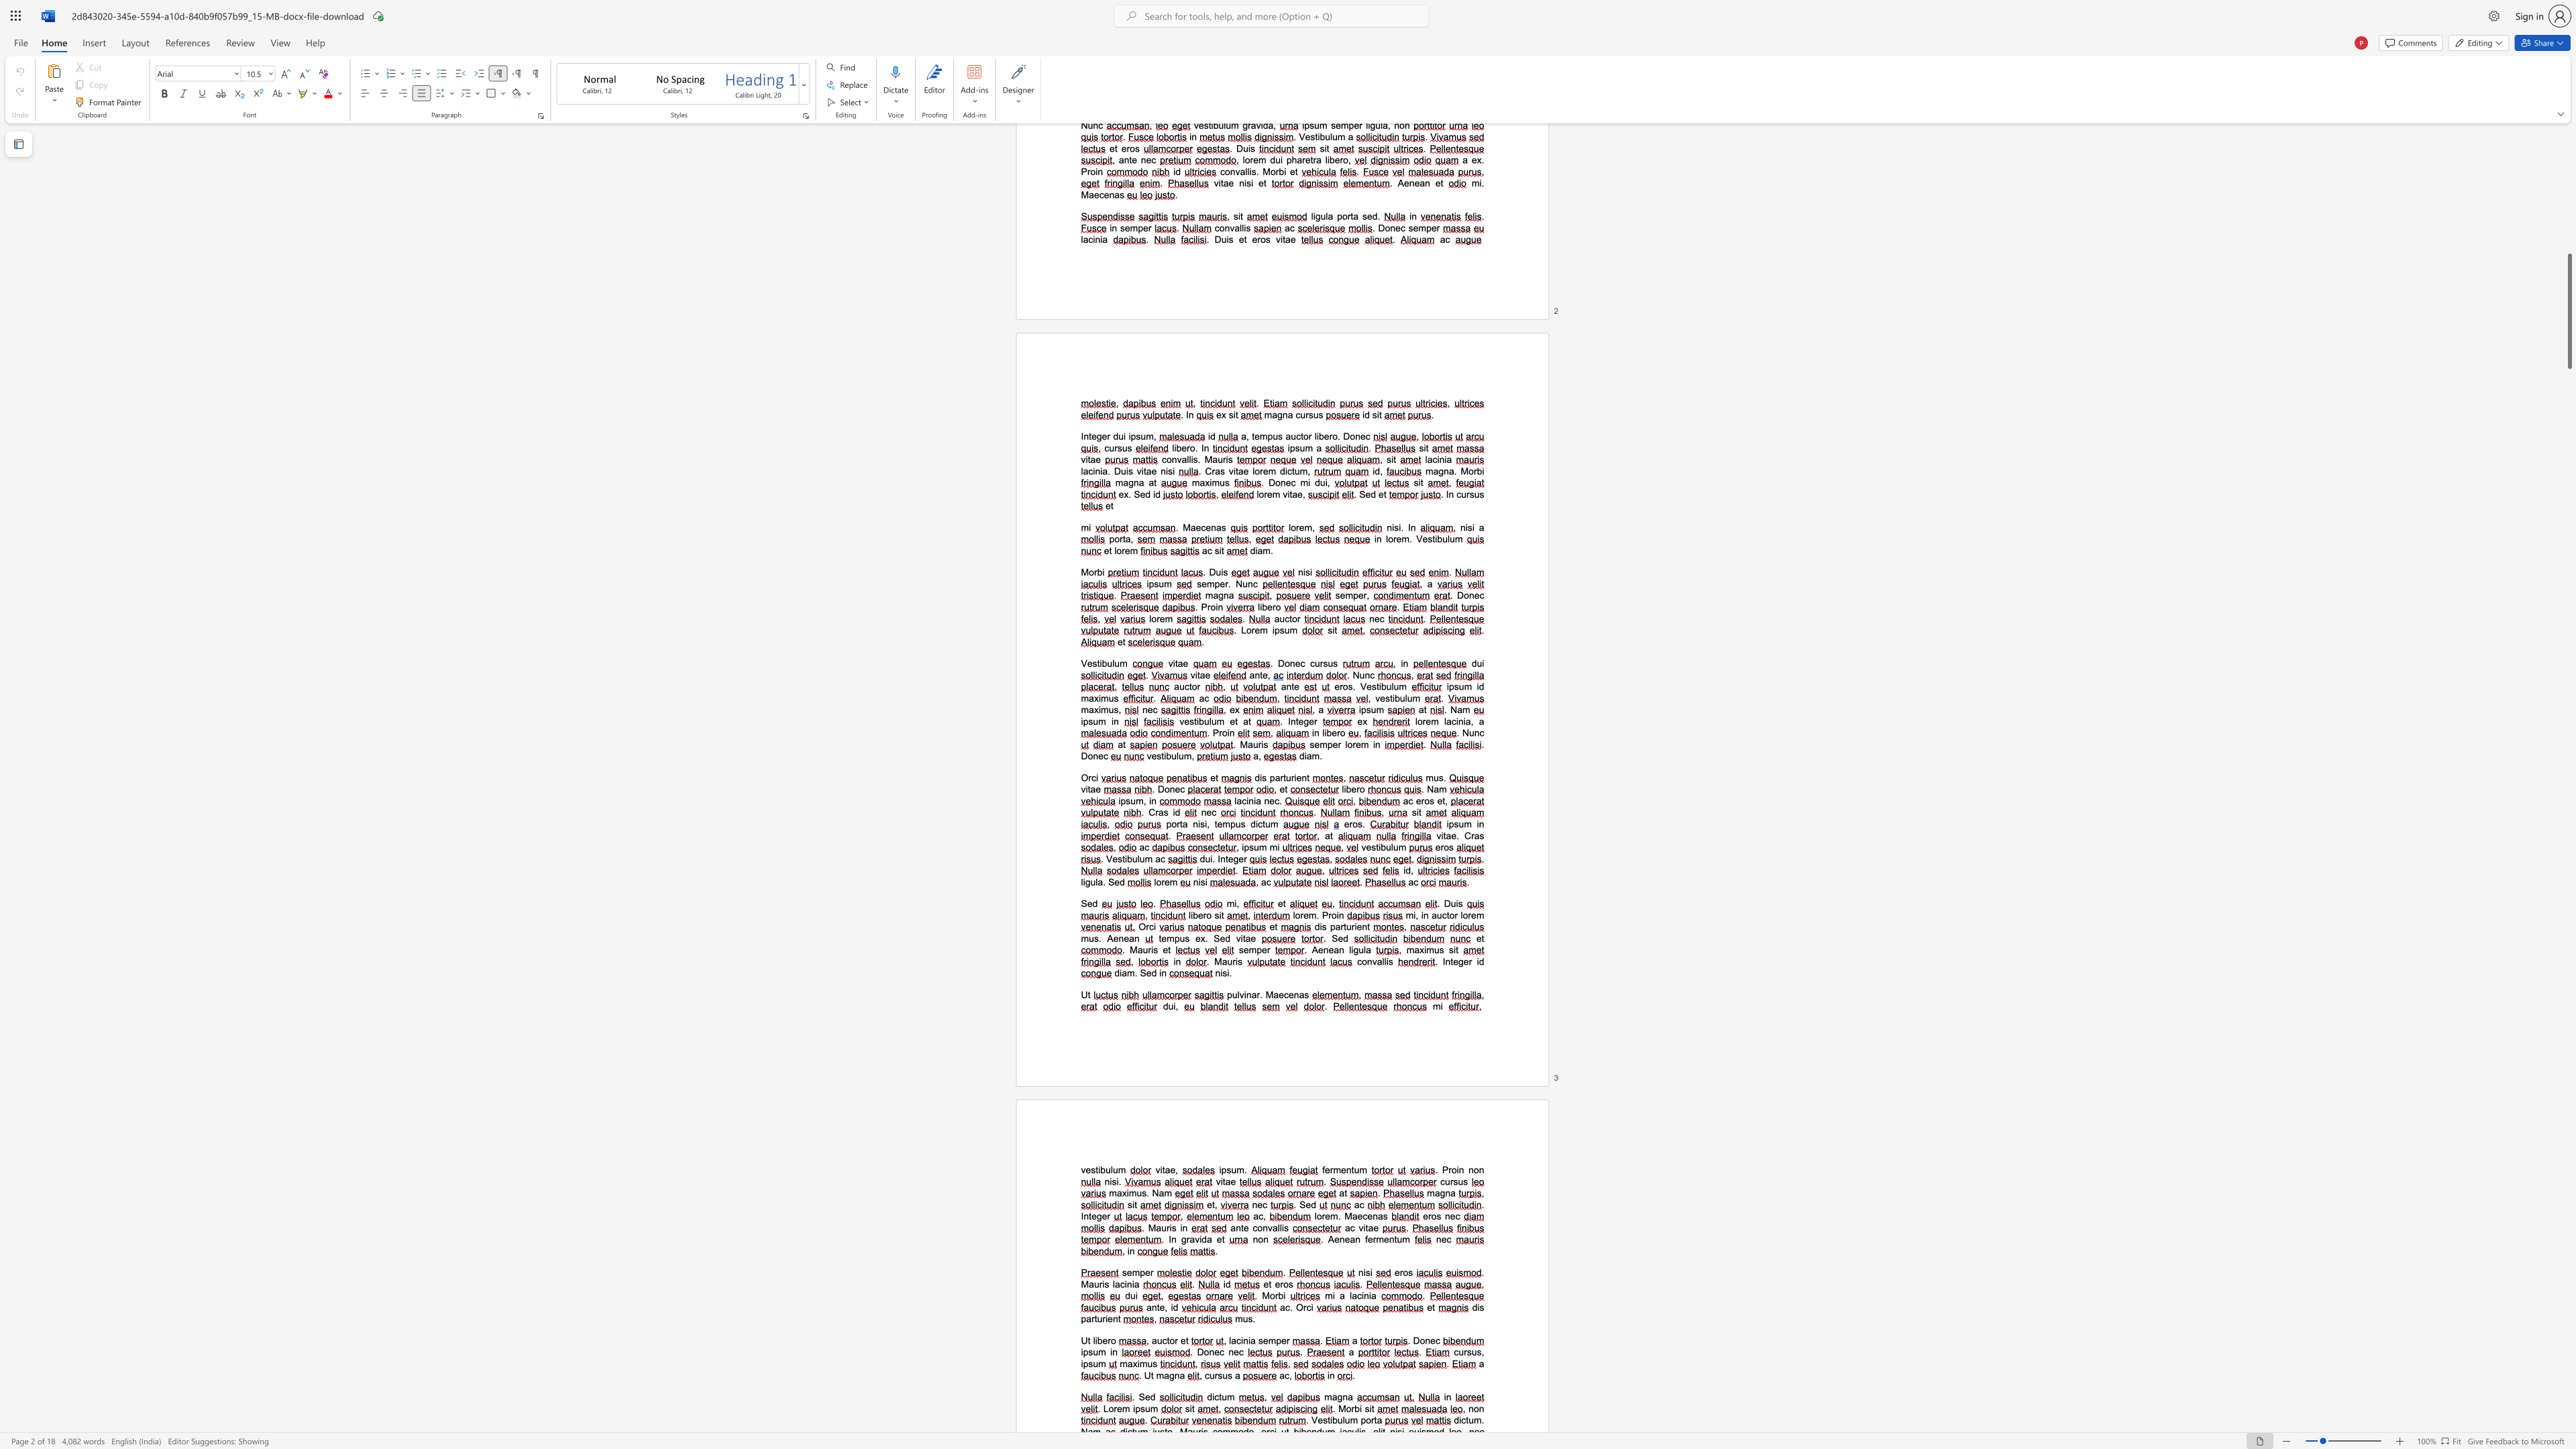 The height and width of the screenshot is (1449, 2576). Describe the element at coordinates (1123, 801) in the screenshot. I see `the 1th character "p" in the text` at that location.